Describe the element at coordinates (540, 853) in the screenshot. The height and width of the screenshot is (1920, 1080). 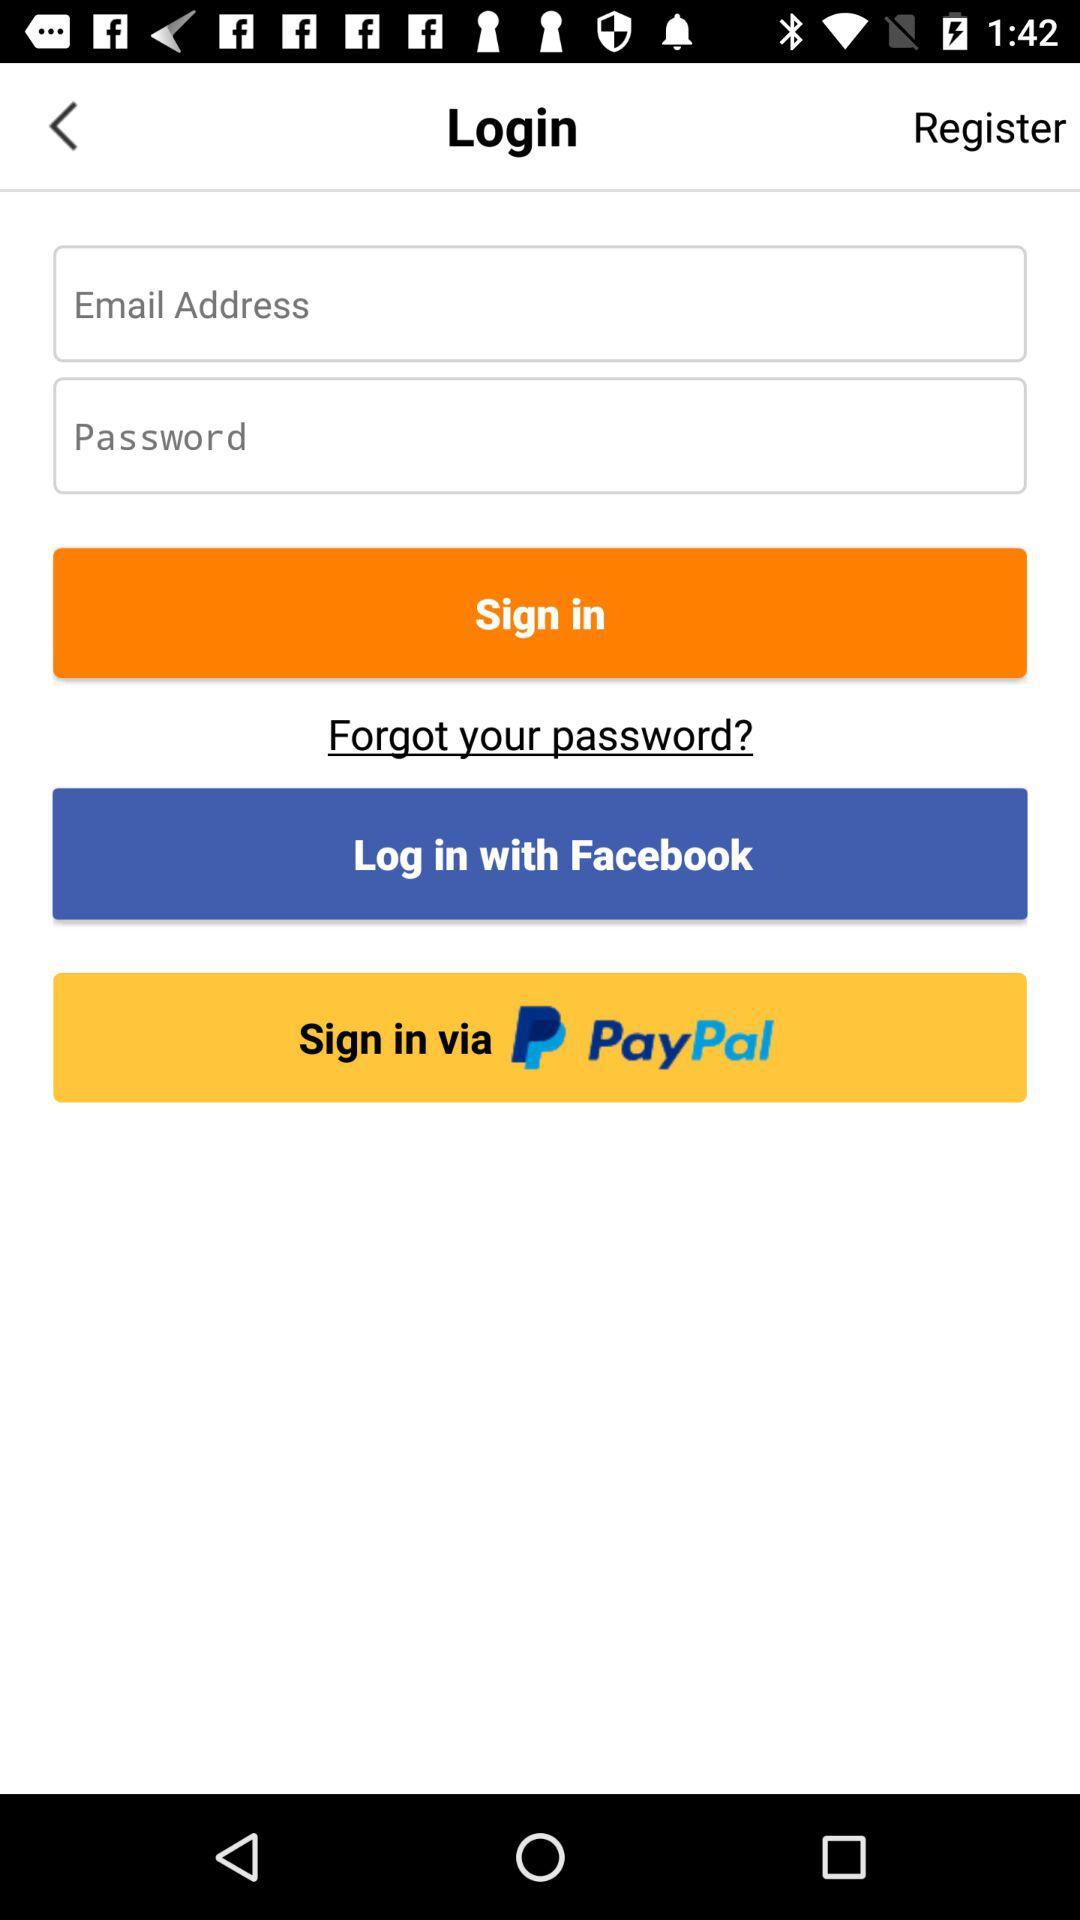
I see `log in with button` at that location.